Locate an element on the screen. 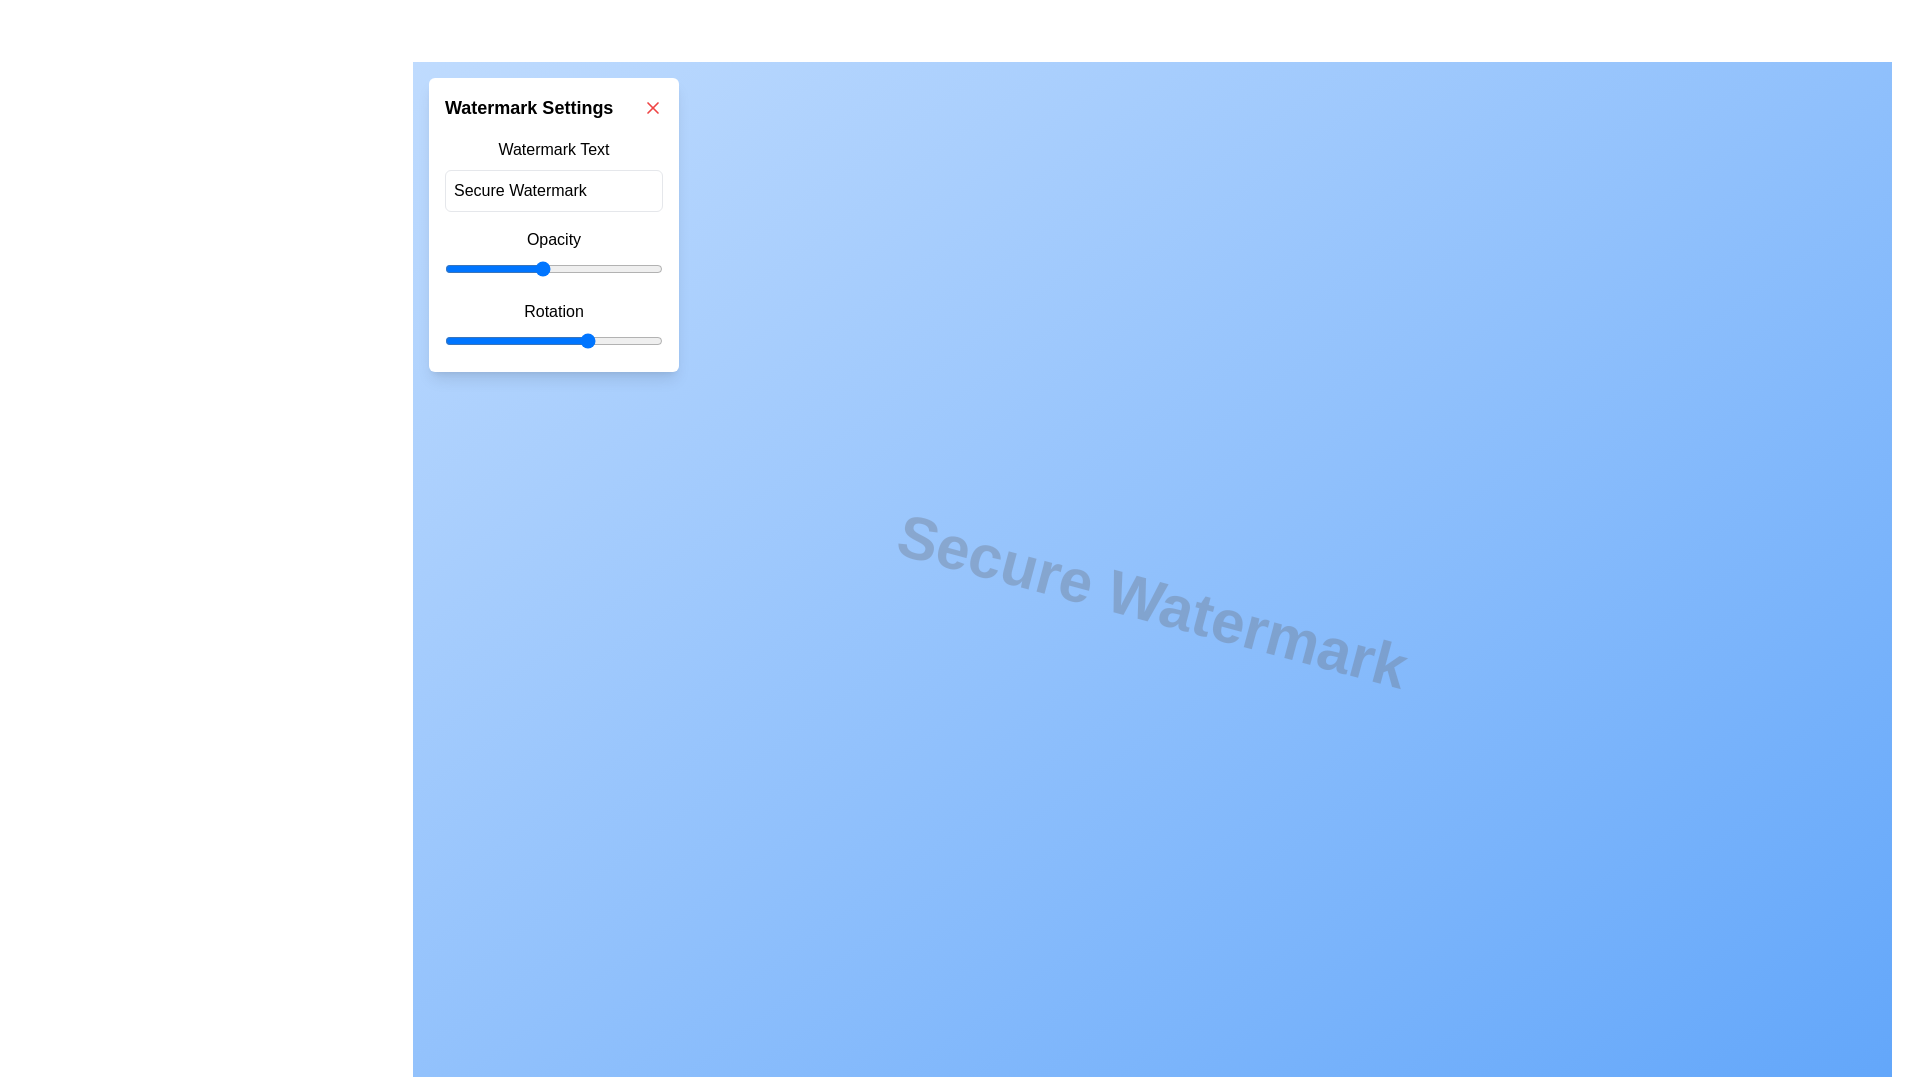 This screenshot has height=1080, width=1920. the 'Opacity' text label to check for additional options that may highlight is located at coordinates (553, 238).